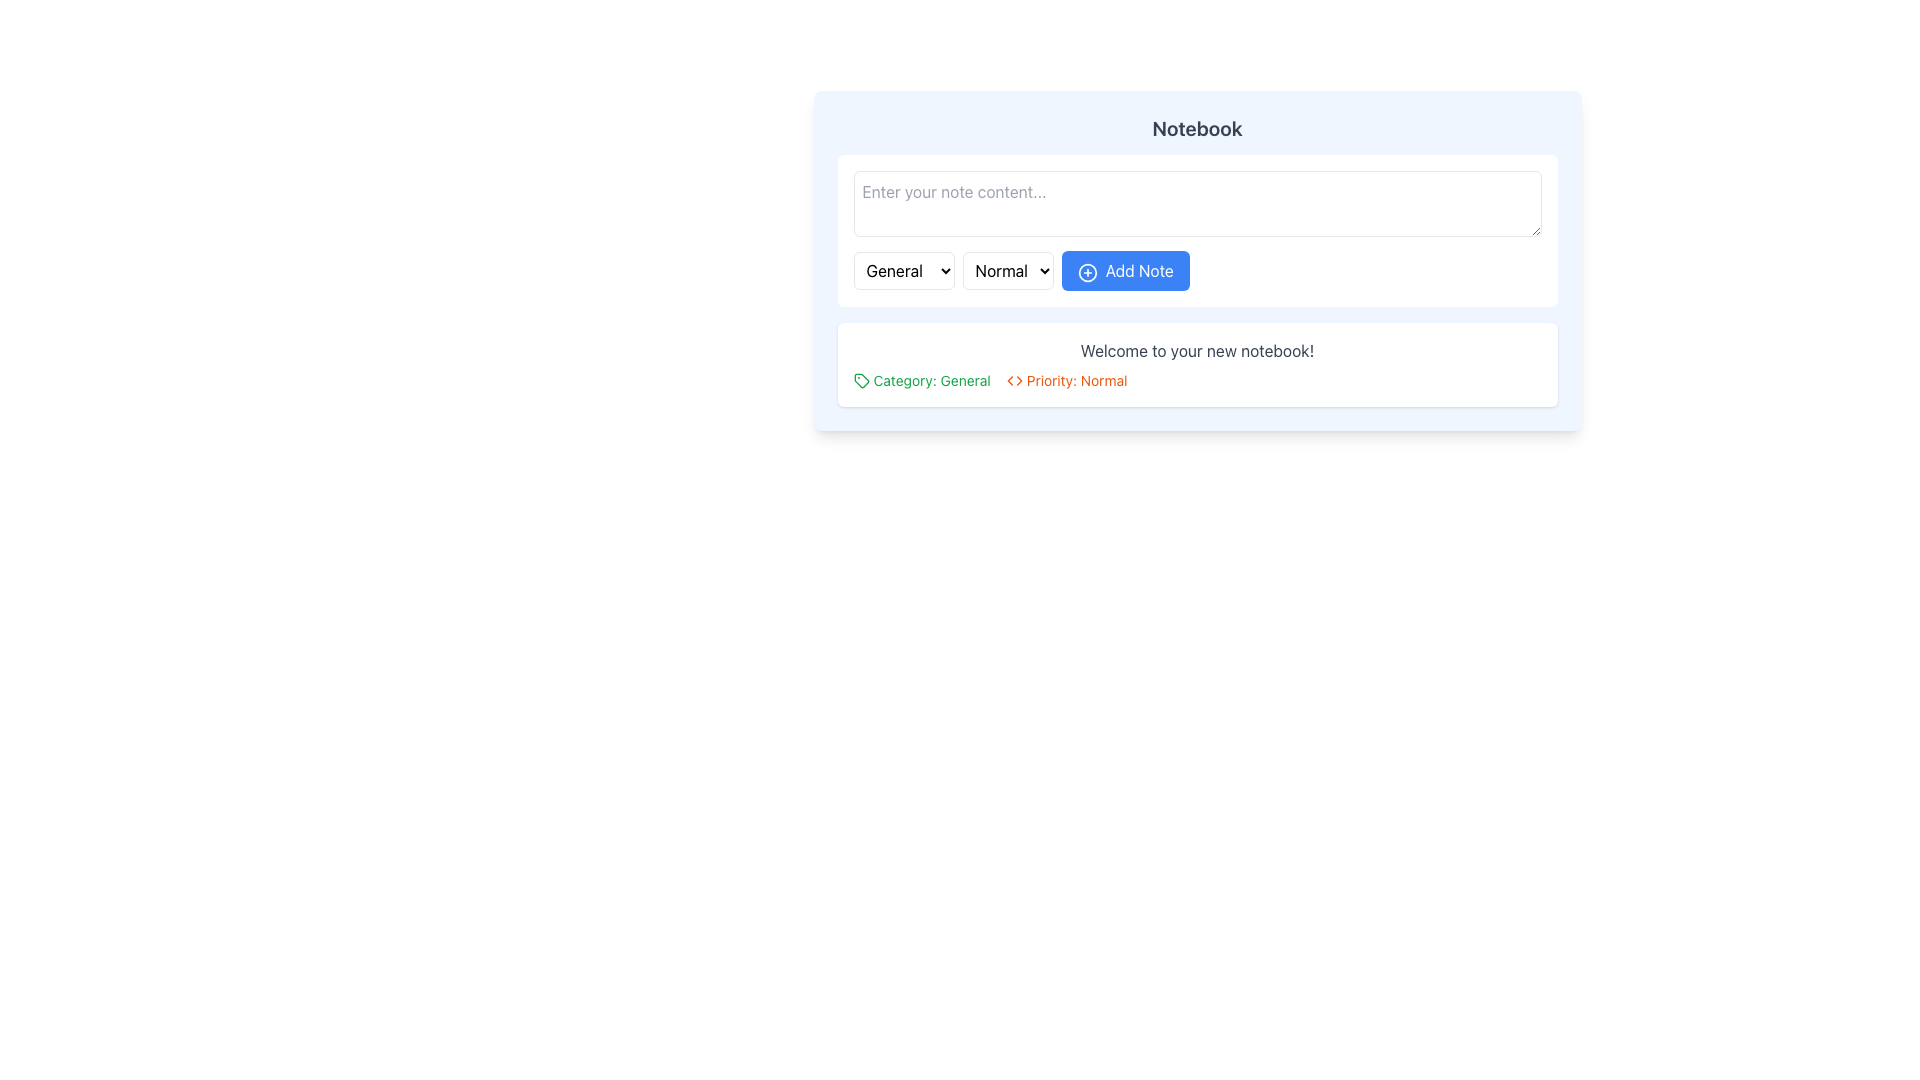 The width and height of the screenshot is (1920, 1080). What do you see at coordinates (902, 270) in the screenshot?
I see `the 'General' Dropdown Menu, which is the first element in a horizontal arrangement` at bounding box center [902, 270].